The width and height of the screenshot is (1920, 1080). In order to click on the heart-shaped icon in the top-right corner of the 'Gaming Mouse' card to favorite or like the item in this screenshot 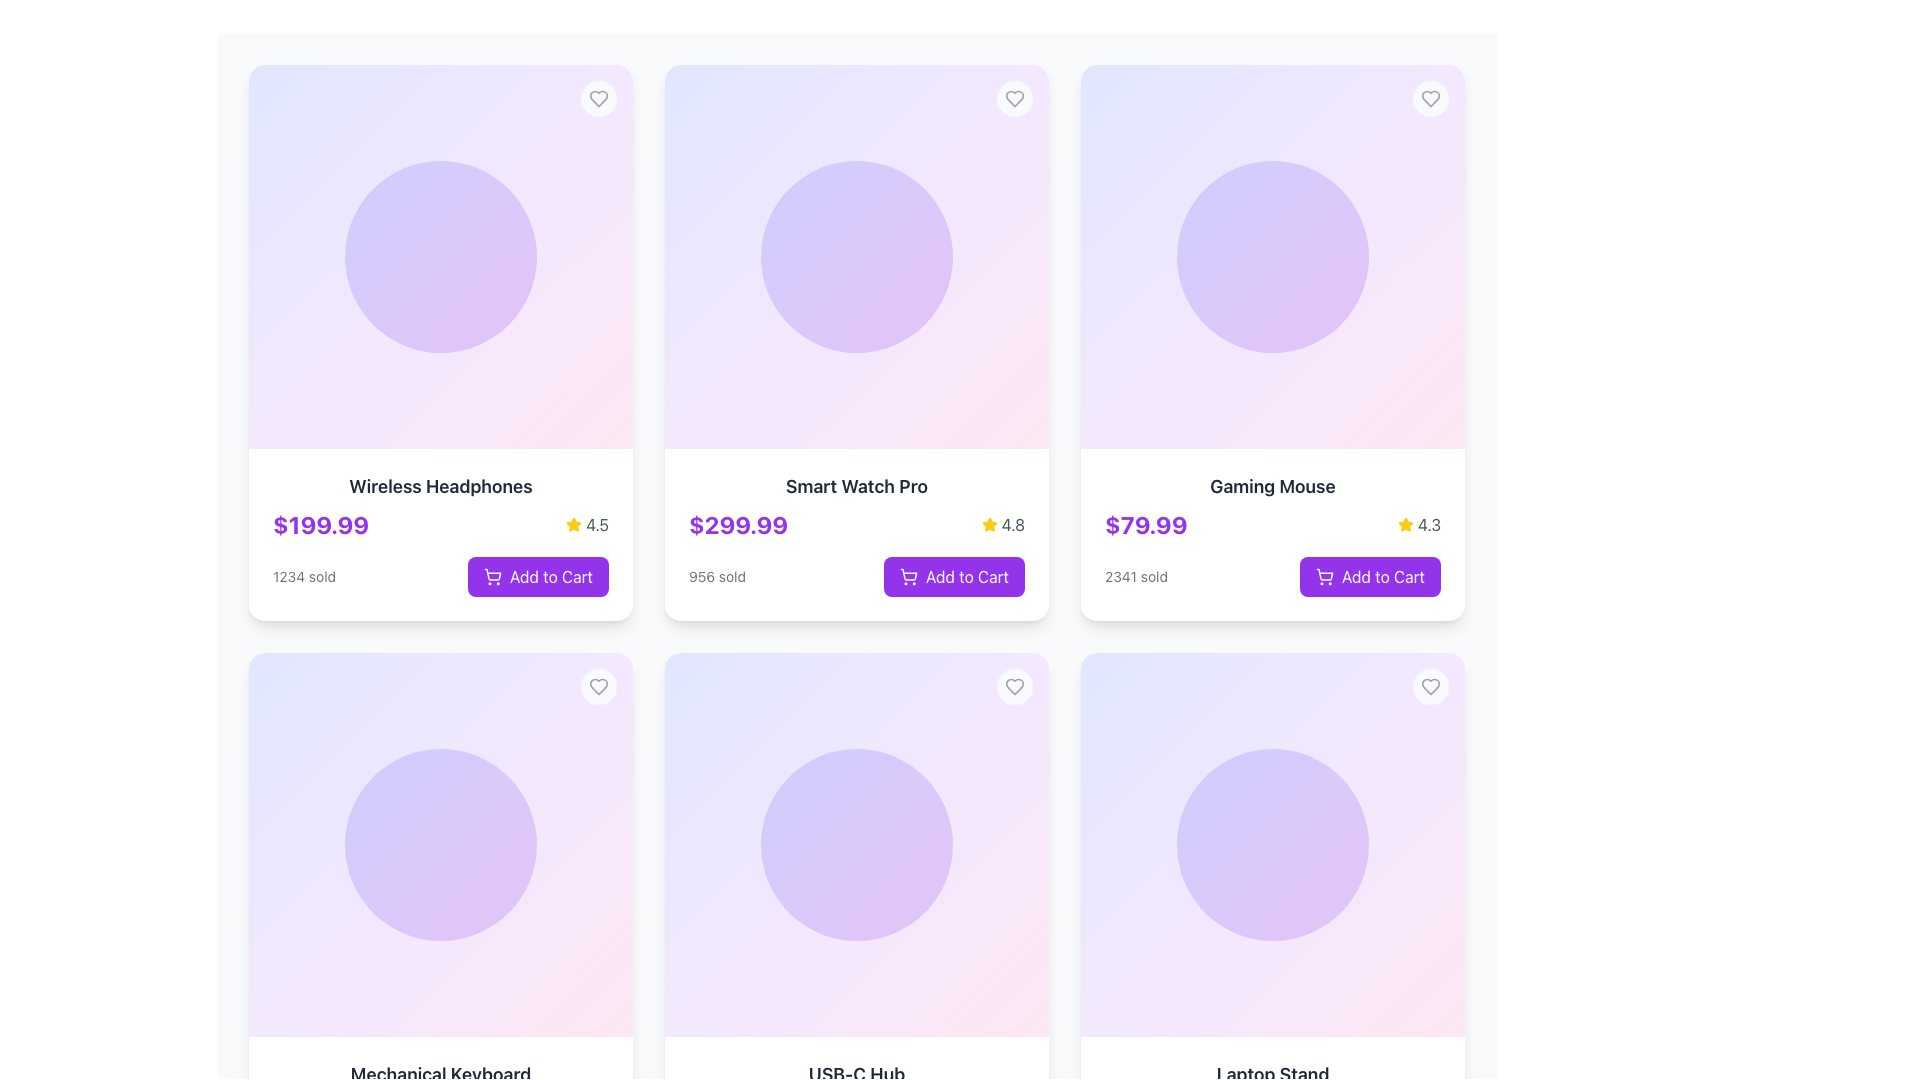, I will do `click(1429, 99)`.